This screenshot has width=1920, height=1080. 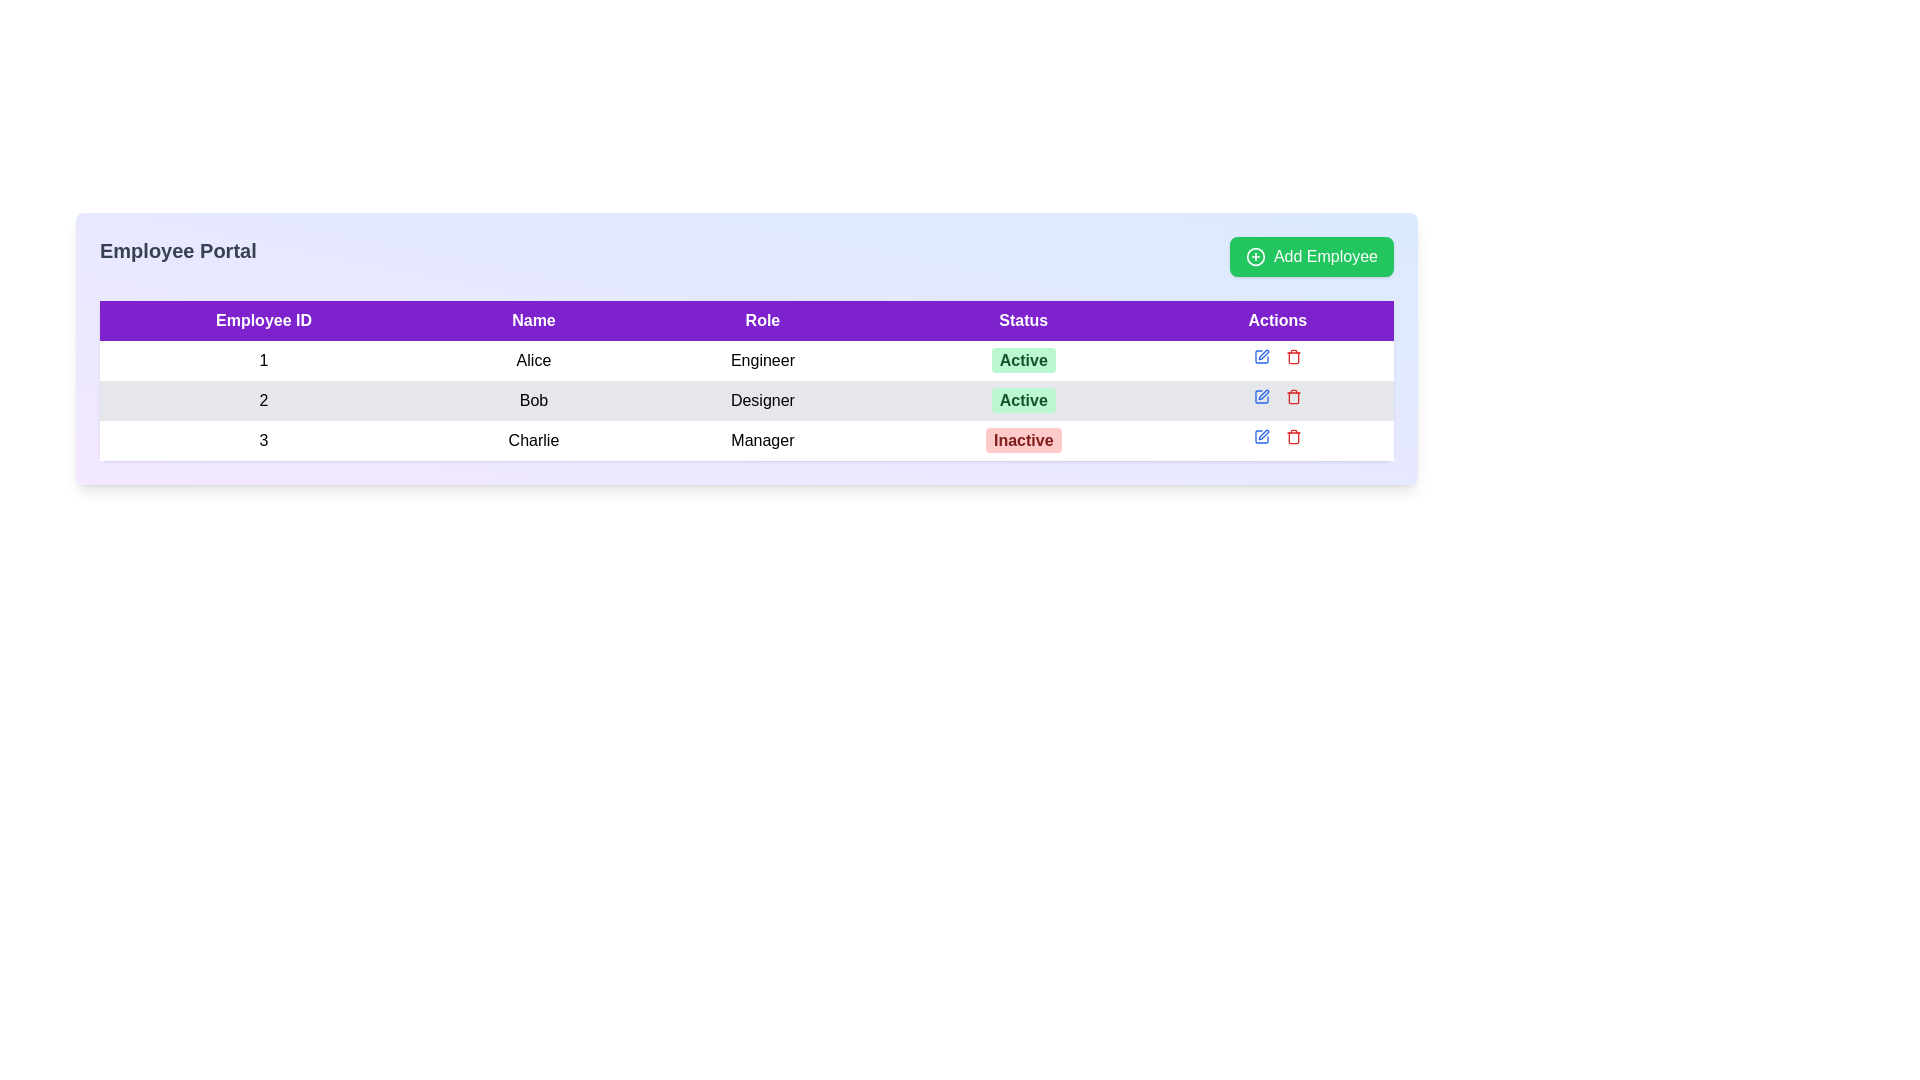 What do you see at coordinates (1311, 256) in the screenshot?
I see `the green 'Add Employee' button located on the right side of the header section, aligned with the 'Employee Portal' title, to initiate the action for adding an employee` at bounding box center [1311, 256].